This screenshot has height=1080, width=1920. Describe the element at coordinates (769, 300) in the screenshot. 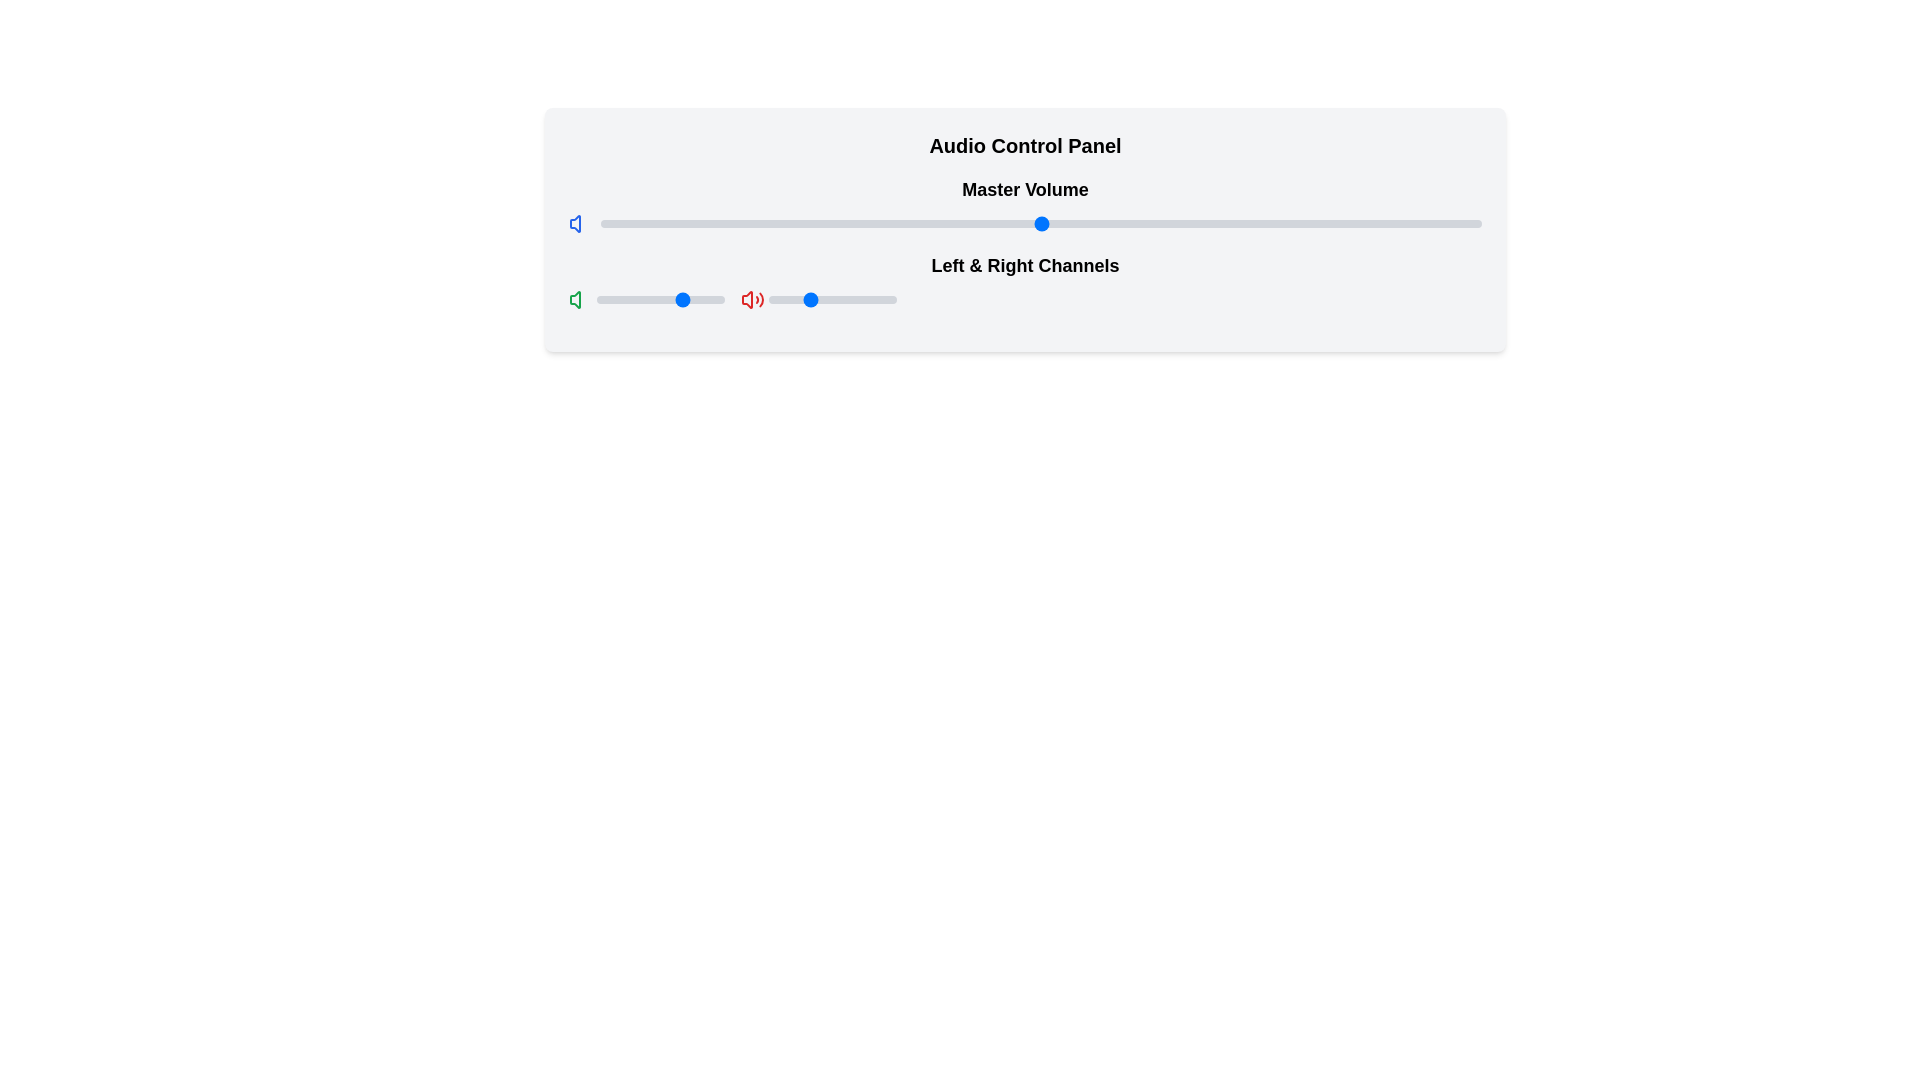

I see `the balance of left and right audio channels` at that location.